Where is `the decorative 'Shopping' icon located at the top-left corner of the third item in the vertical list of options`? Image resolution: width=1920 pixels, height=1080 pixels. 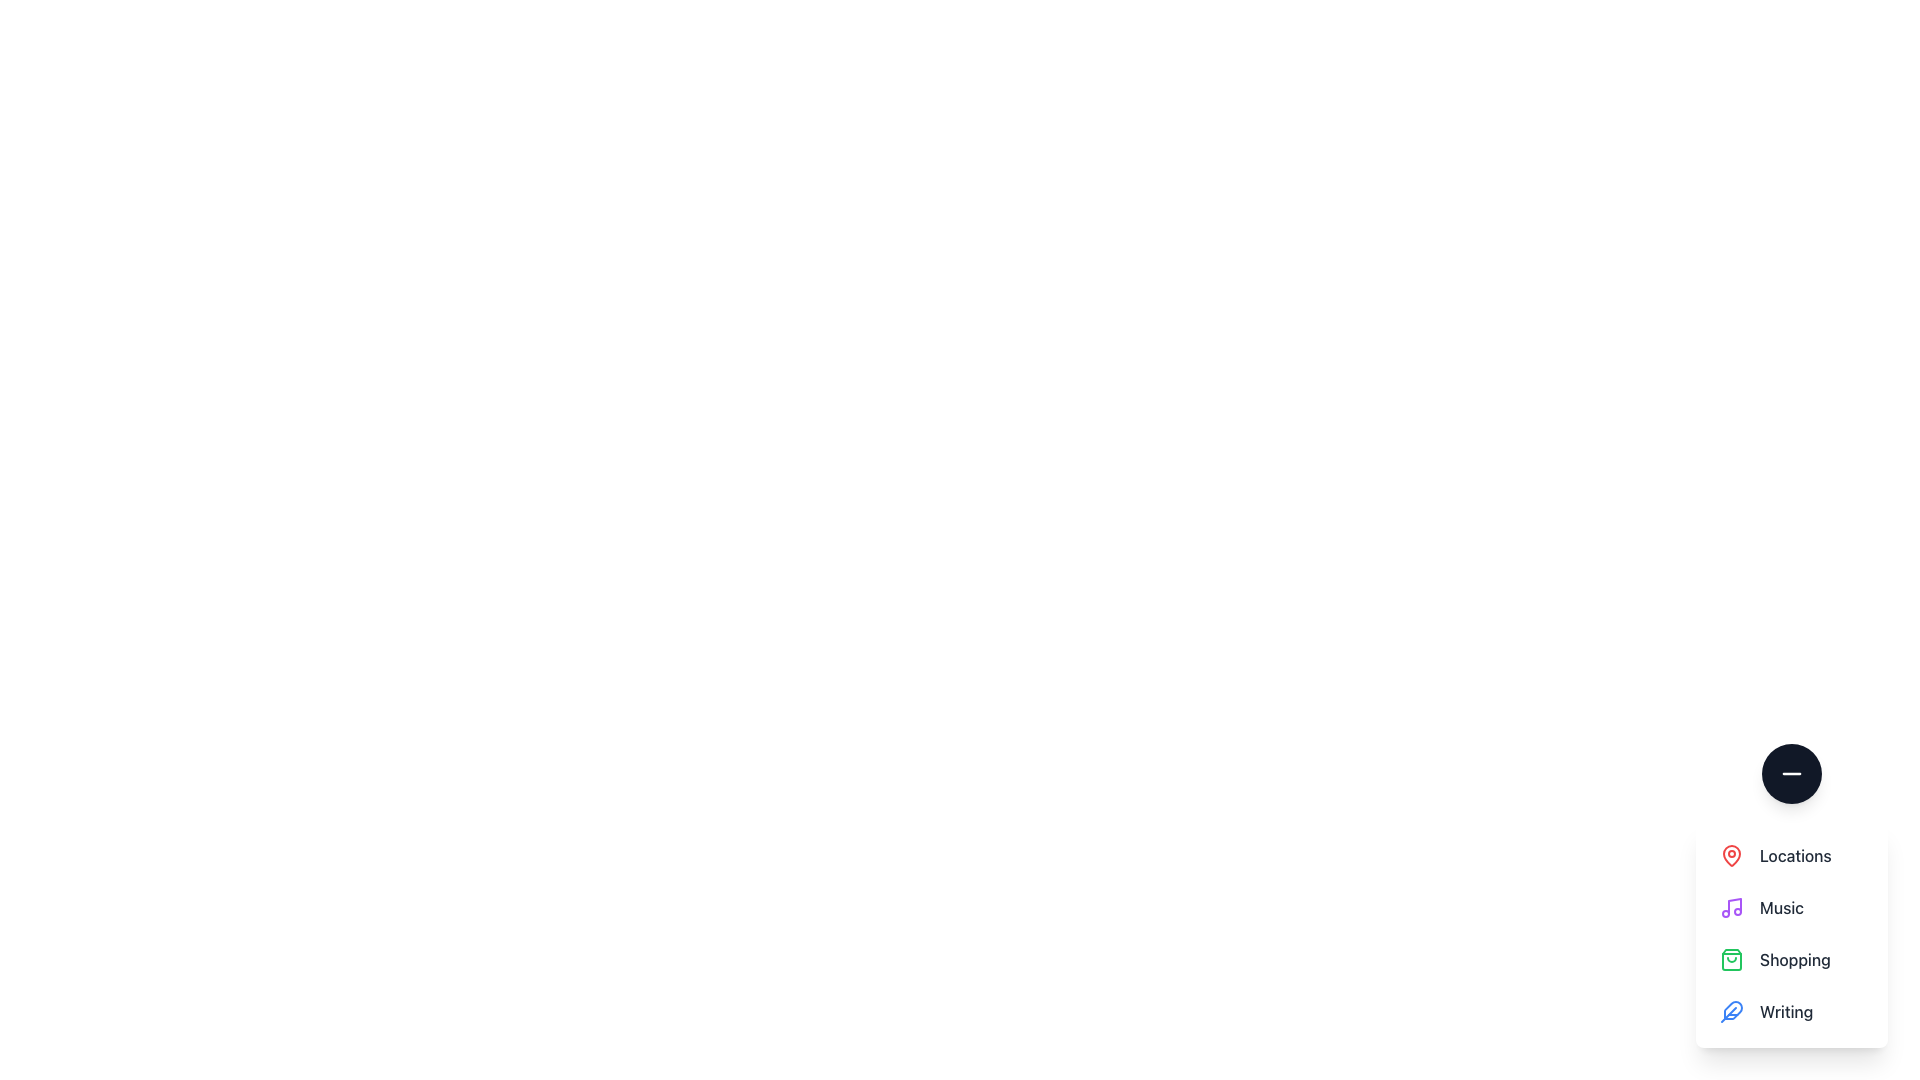
the decorative 'Shopping' icon located at the top-left corner of the third item in the vertical list of options is located at coordinates (1731, 959).